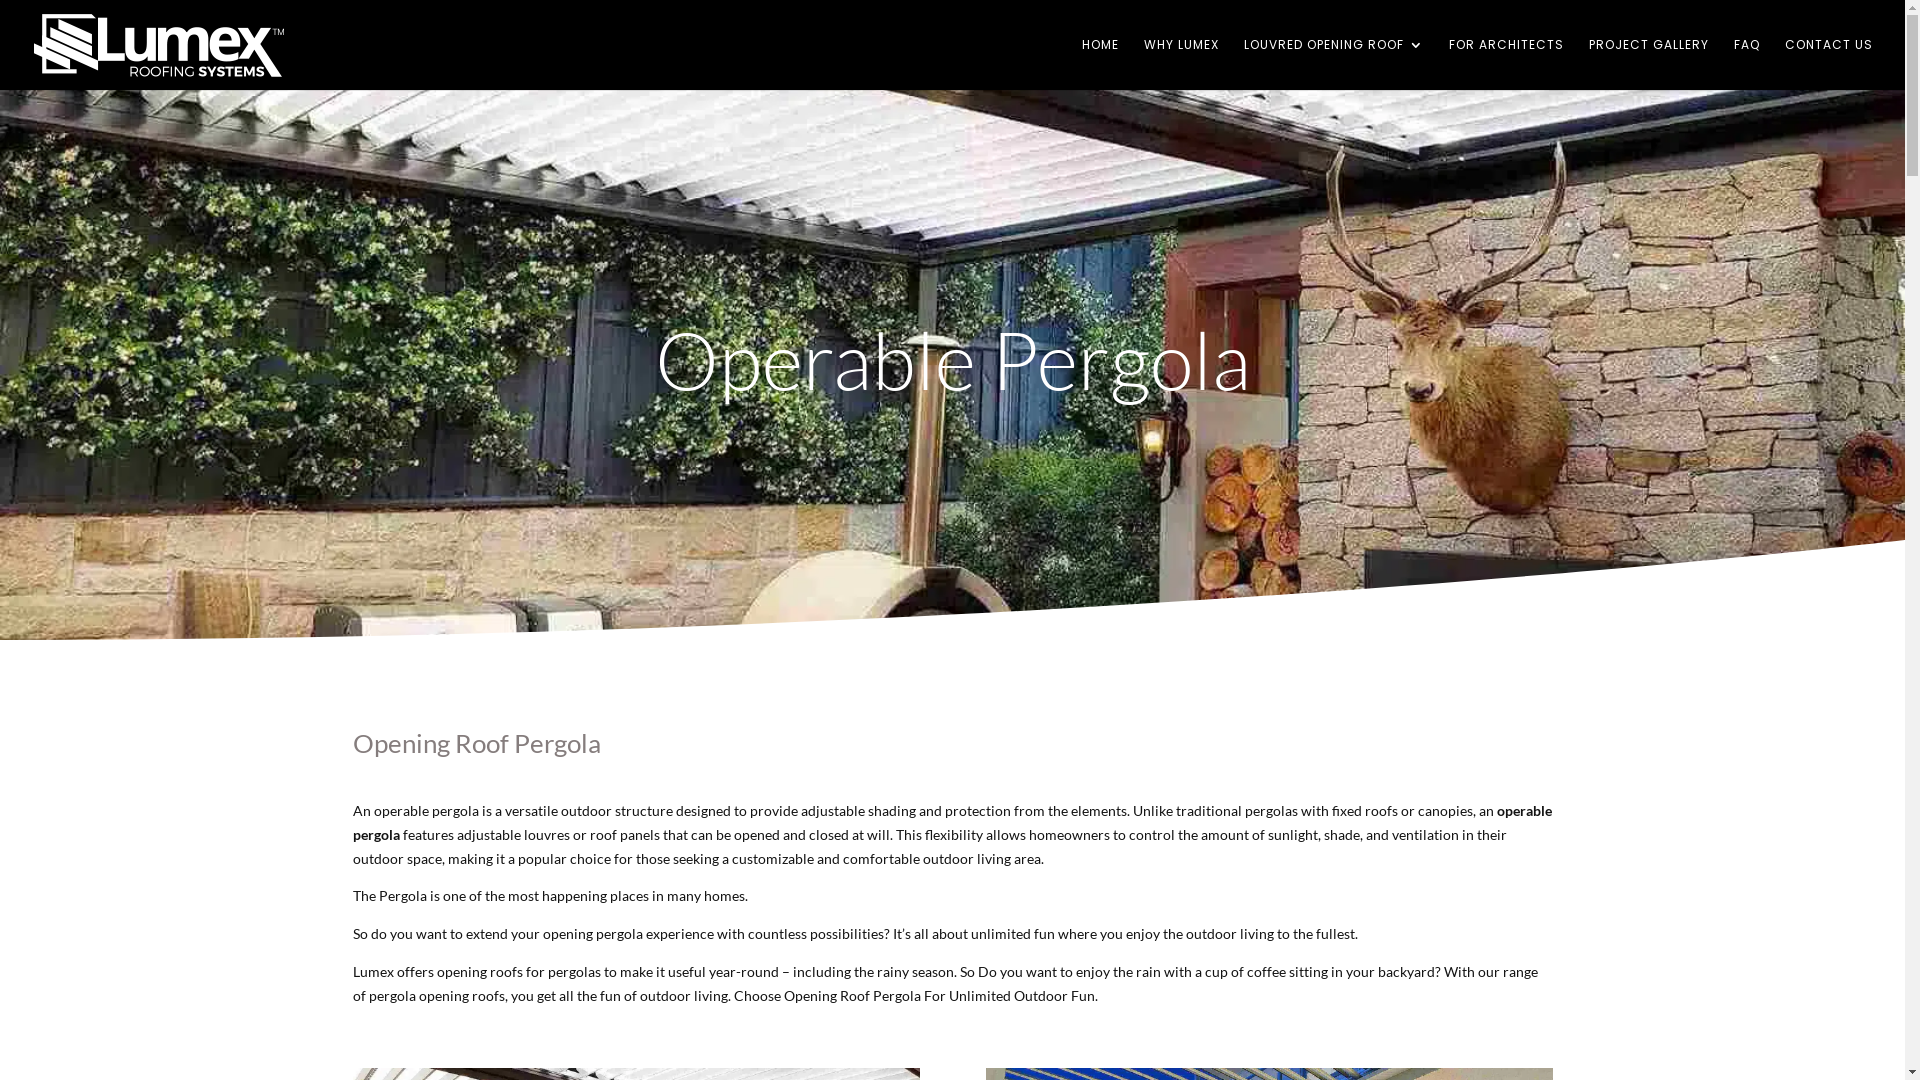 This screenshot has width=1920, height=1080. What do you see at coordinates (1828, 63) in the screenshot?
I see `'CONTACT US'` at bounding box center [1828, 63].